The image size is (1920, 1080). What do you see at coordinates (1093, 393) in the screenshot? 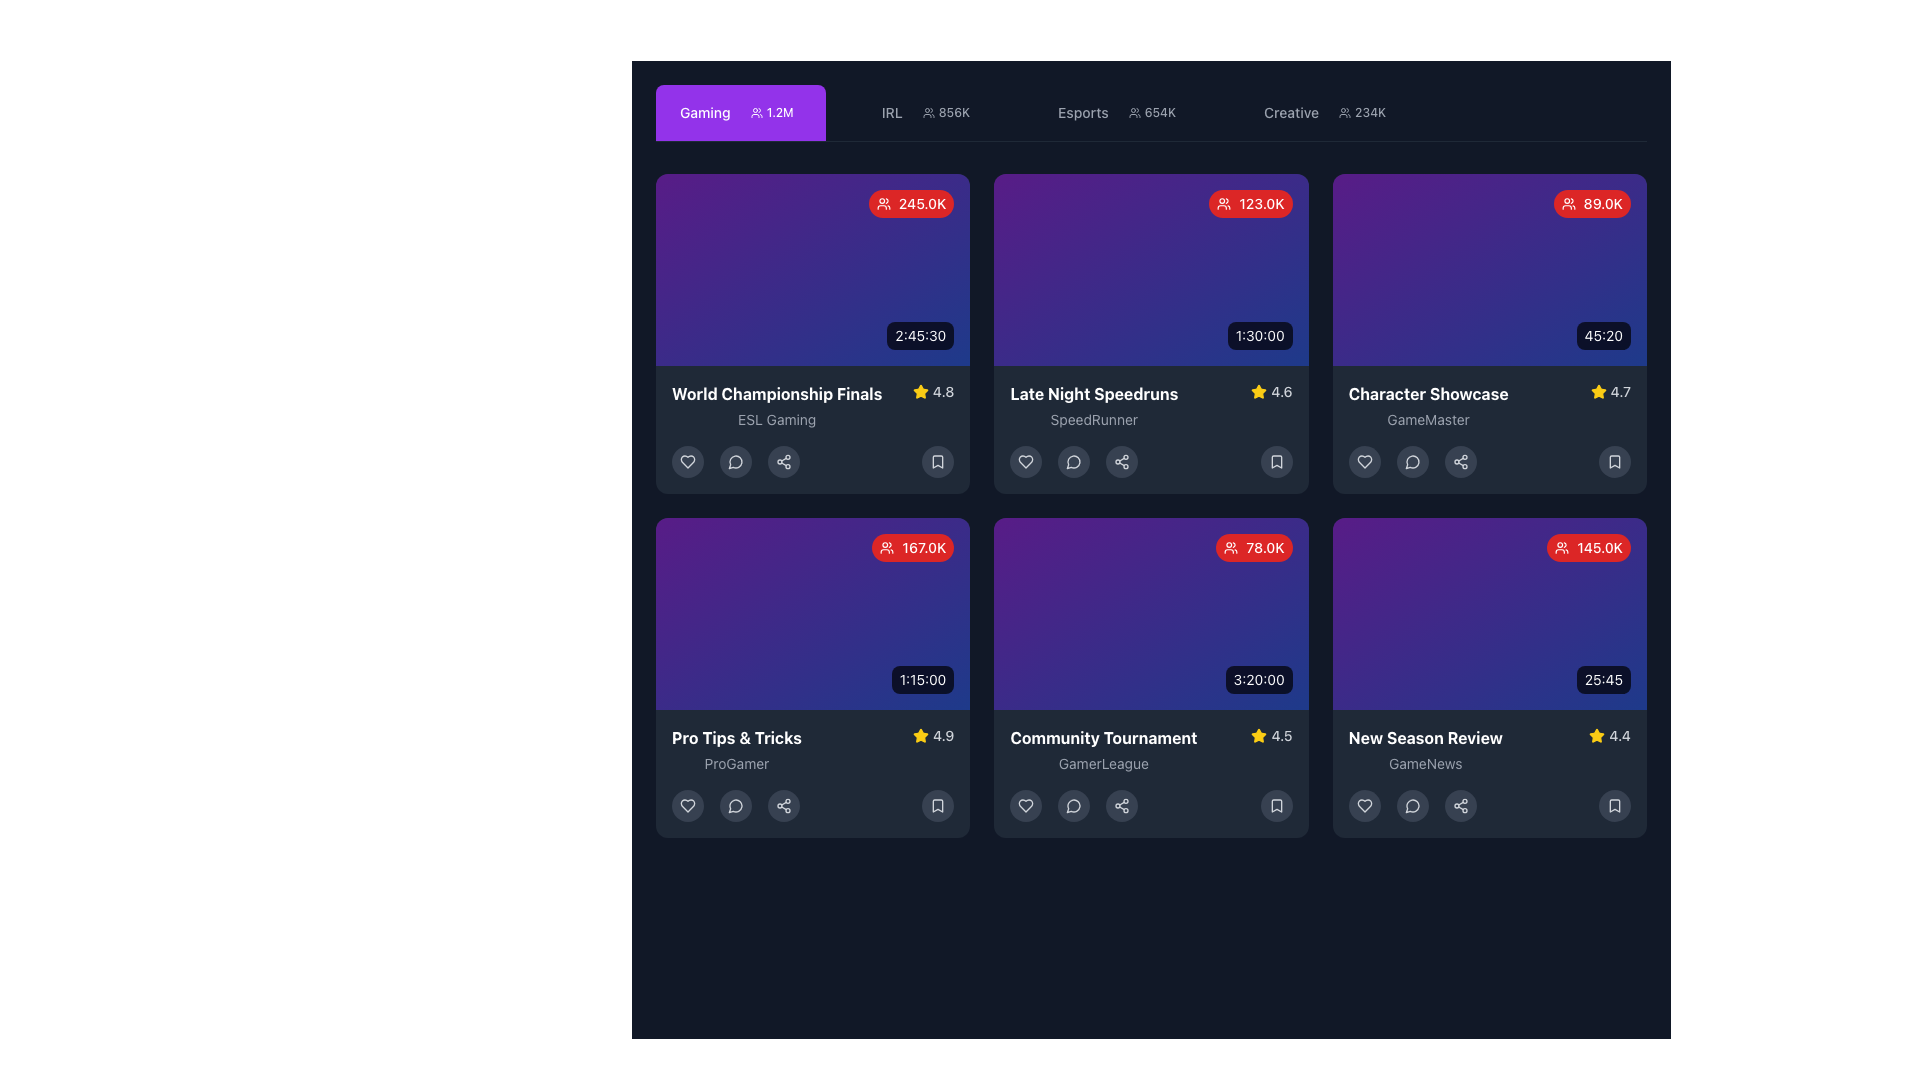
I see `the title text label located in the second card of the top row, which summarizes the content of the card and is positioned above the smaller text 'SpeedRunner'` at bounding box center [1093, 393].